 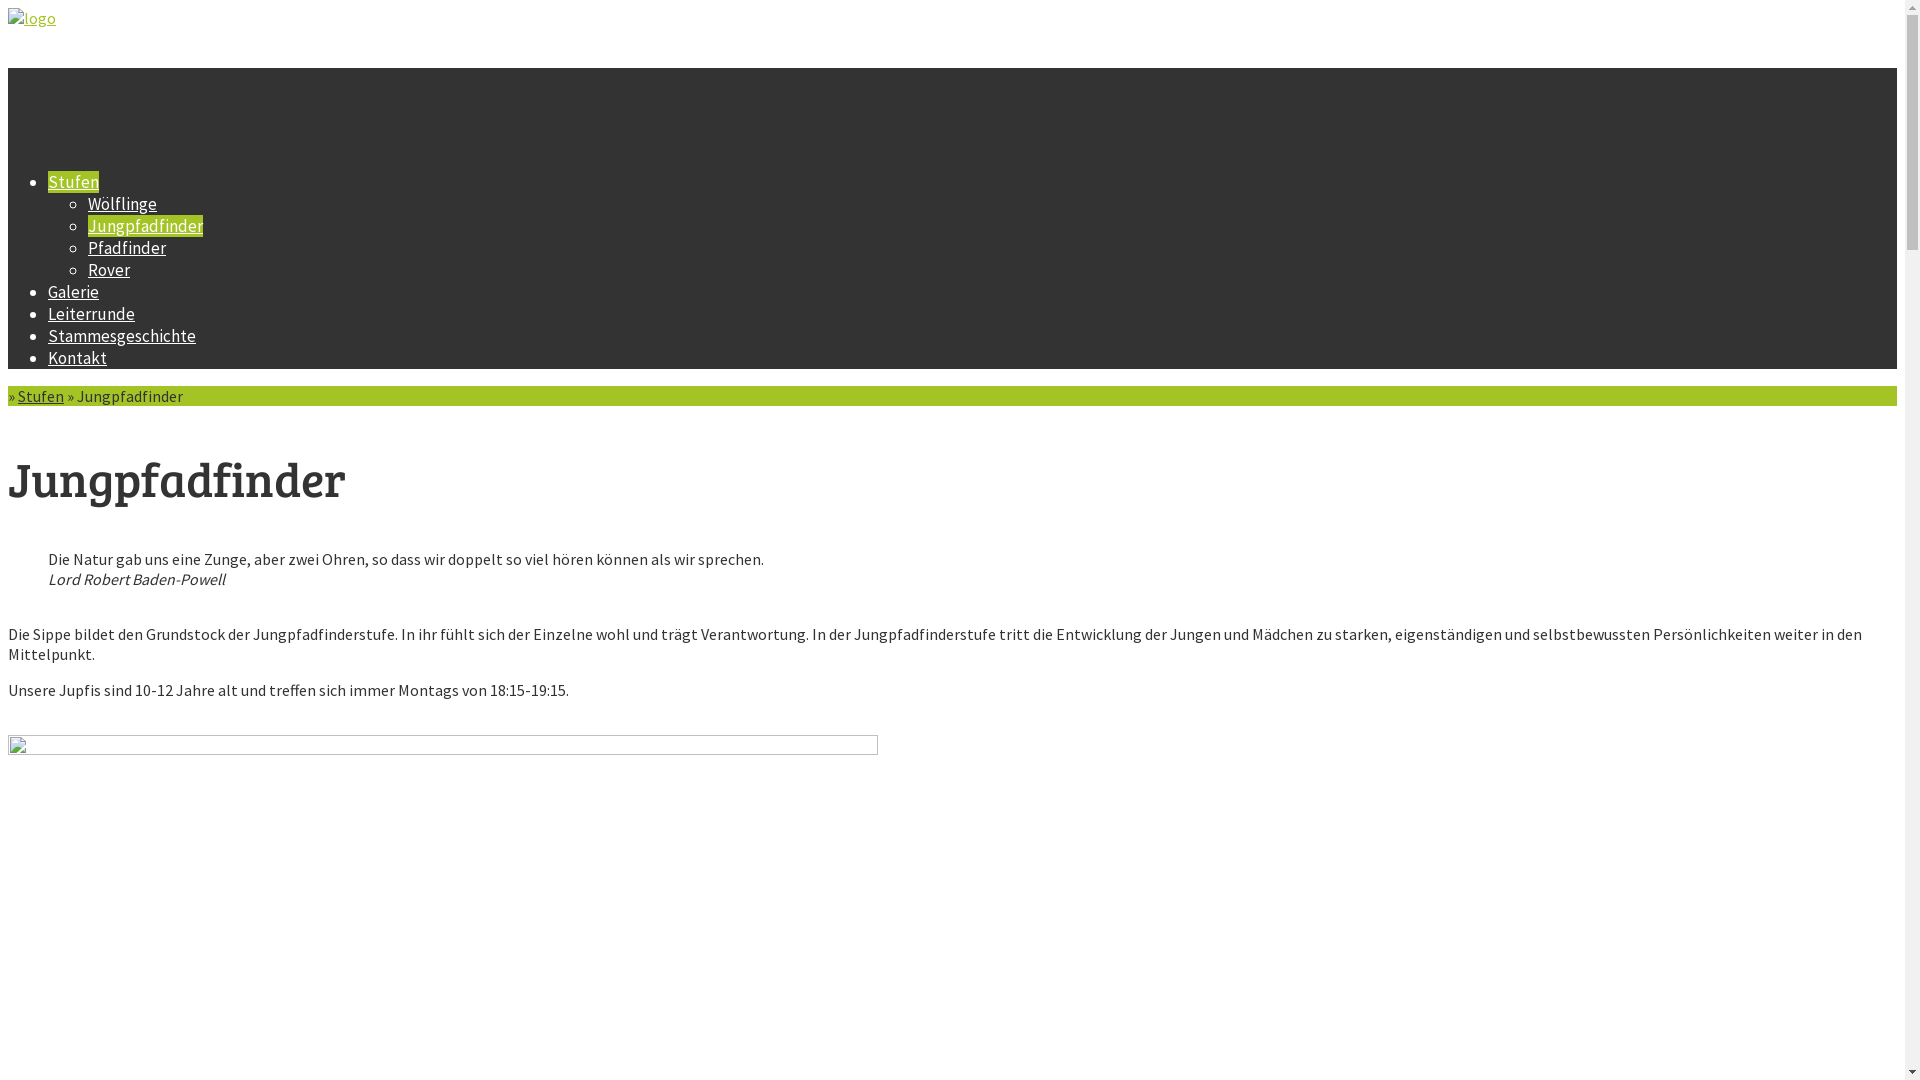 I want to click on 'Kontakt', so click(x=77, y=357).